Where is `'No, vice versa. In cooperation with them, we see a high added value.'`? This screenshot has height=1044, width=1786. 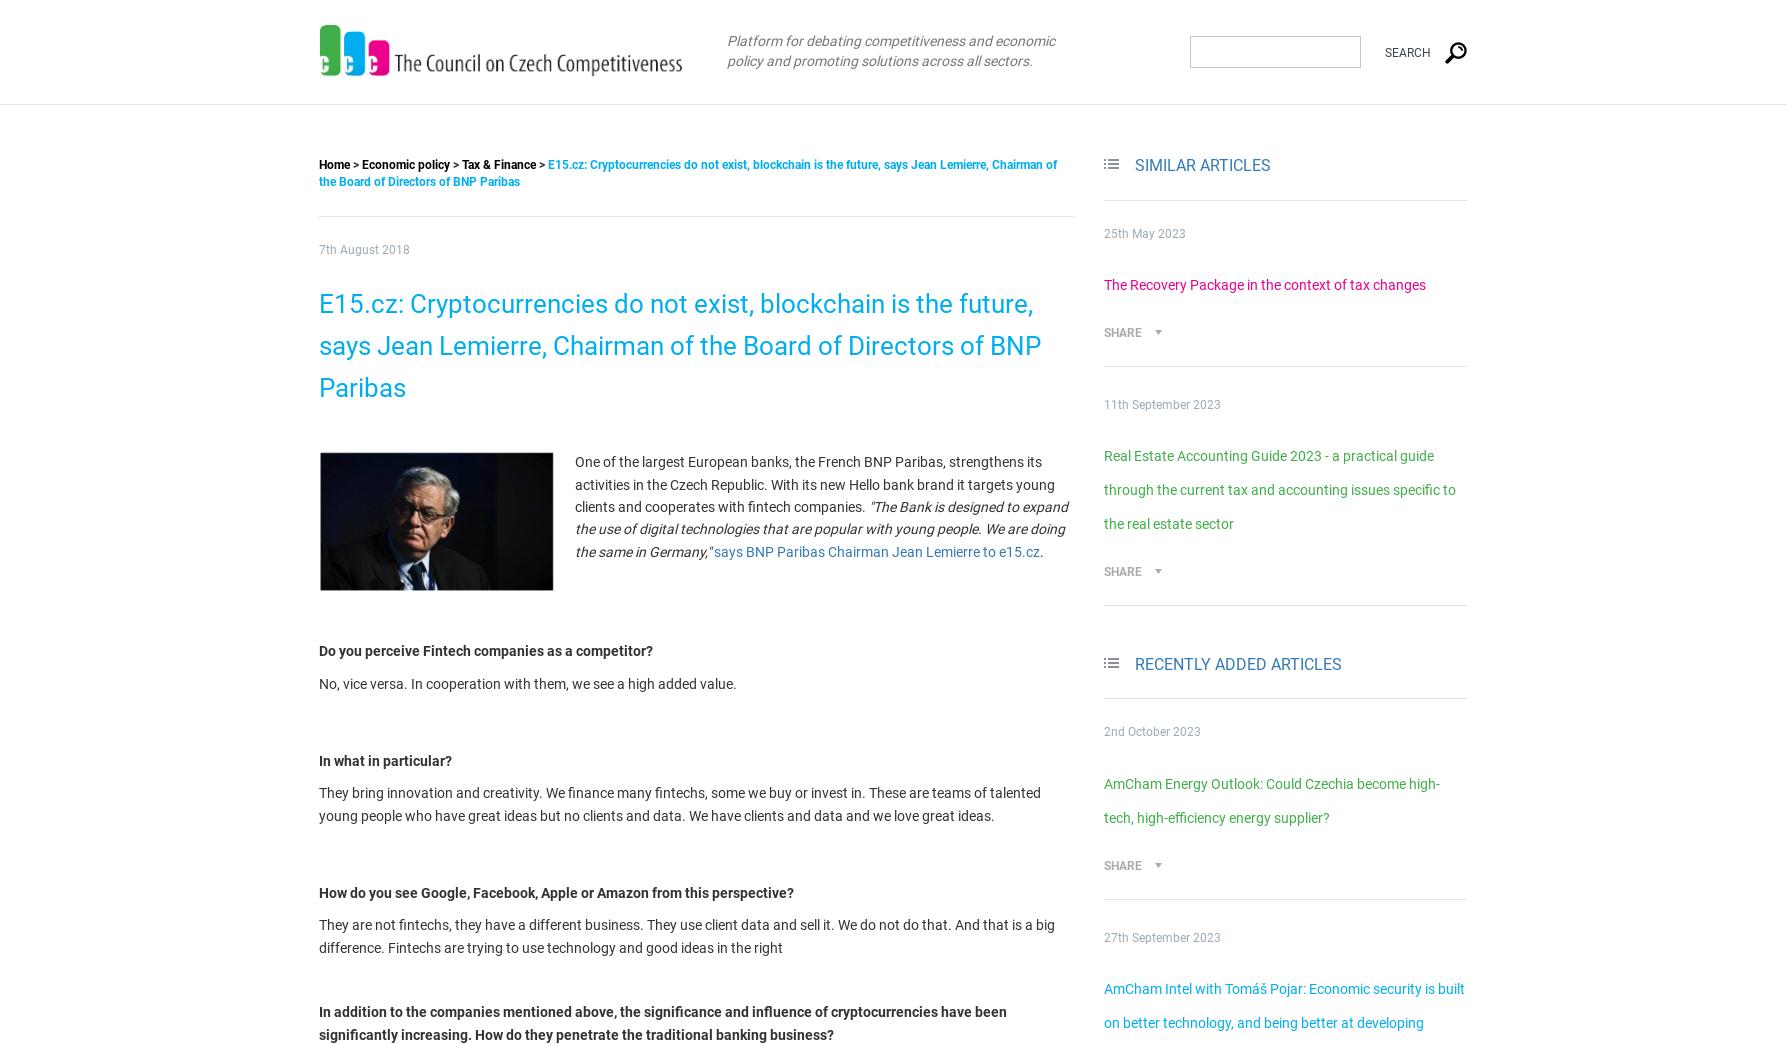
'No, vice versa. In cooperation with them, we see a high added value.' is located at coordinates (318, 681).